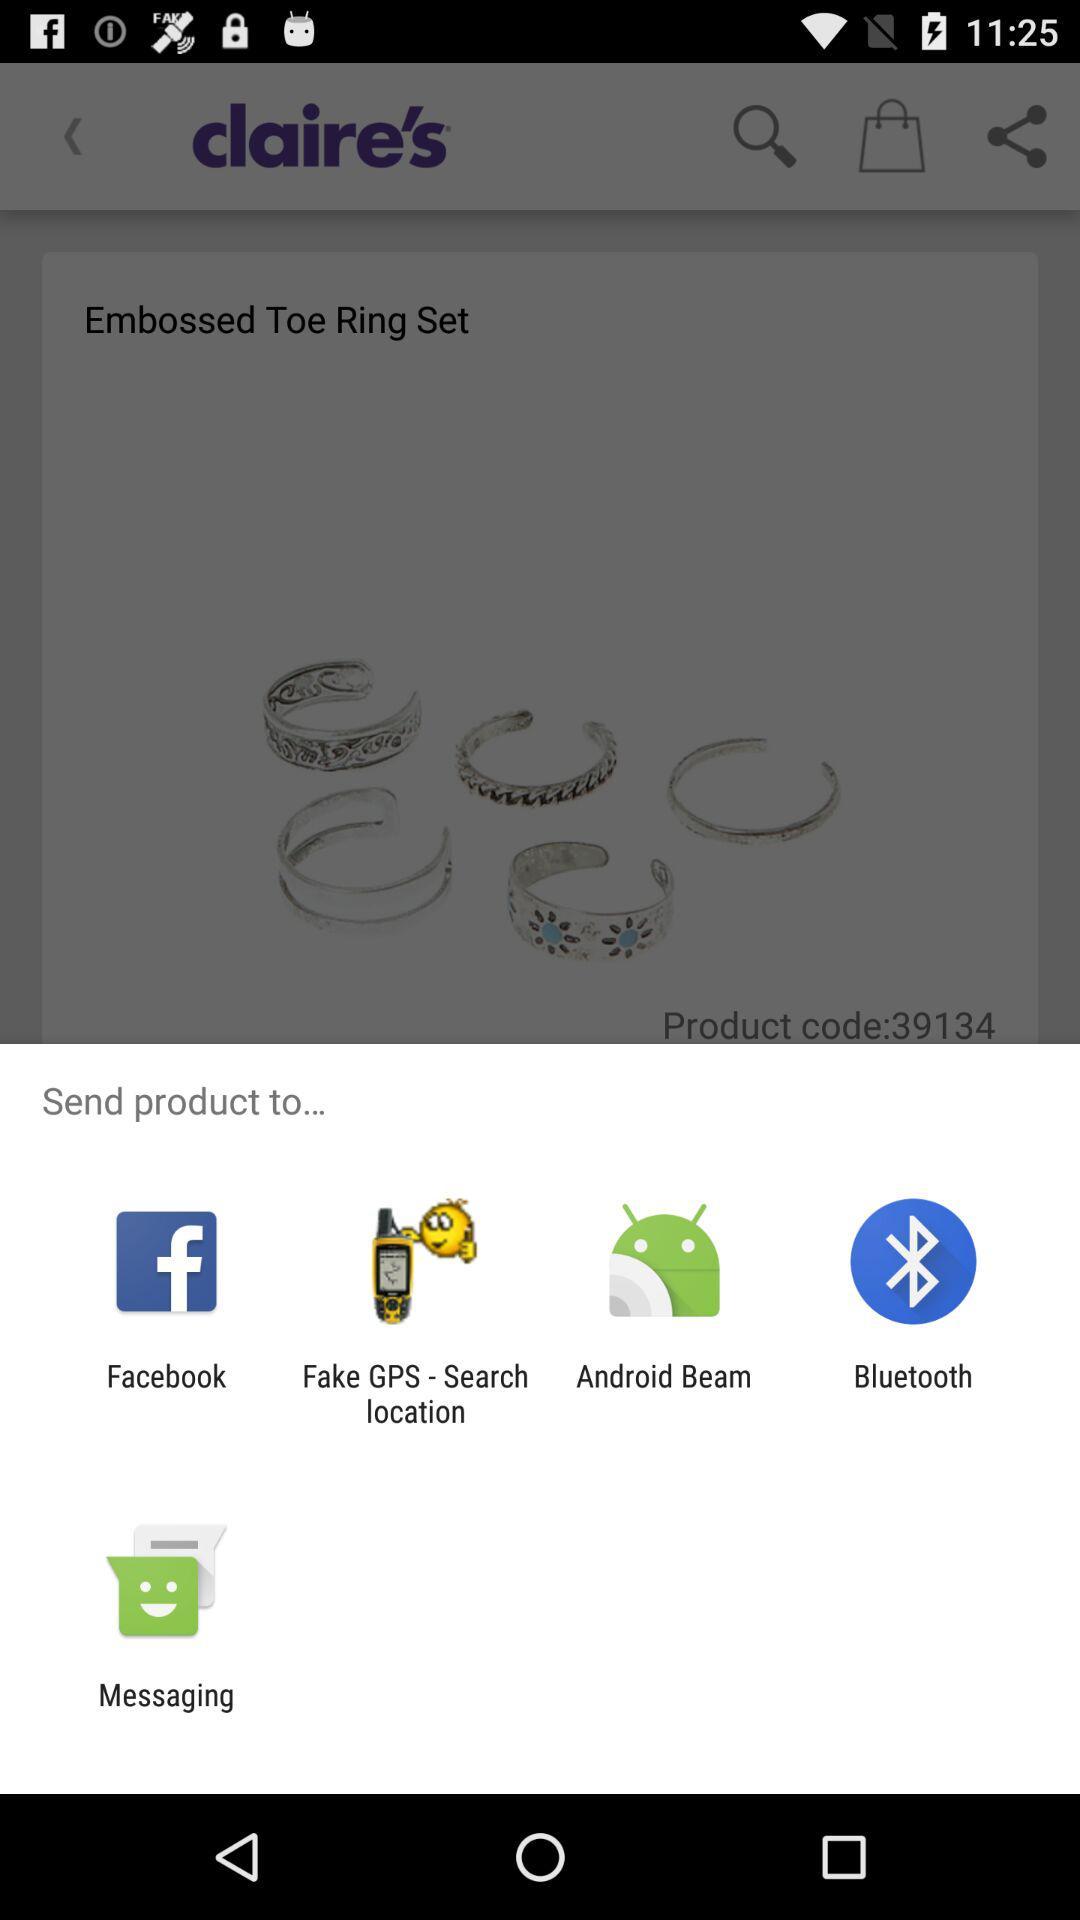 This screenshot has width=1080, height=1920. Describe the element at coordinates (165, 1392) in the screenshot. I see `the app next to the fake gps search` at that location.